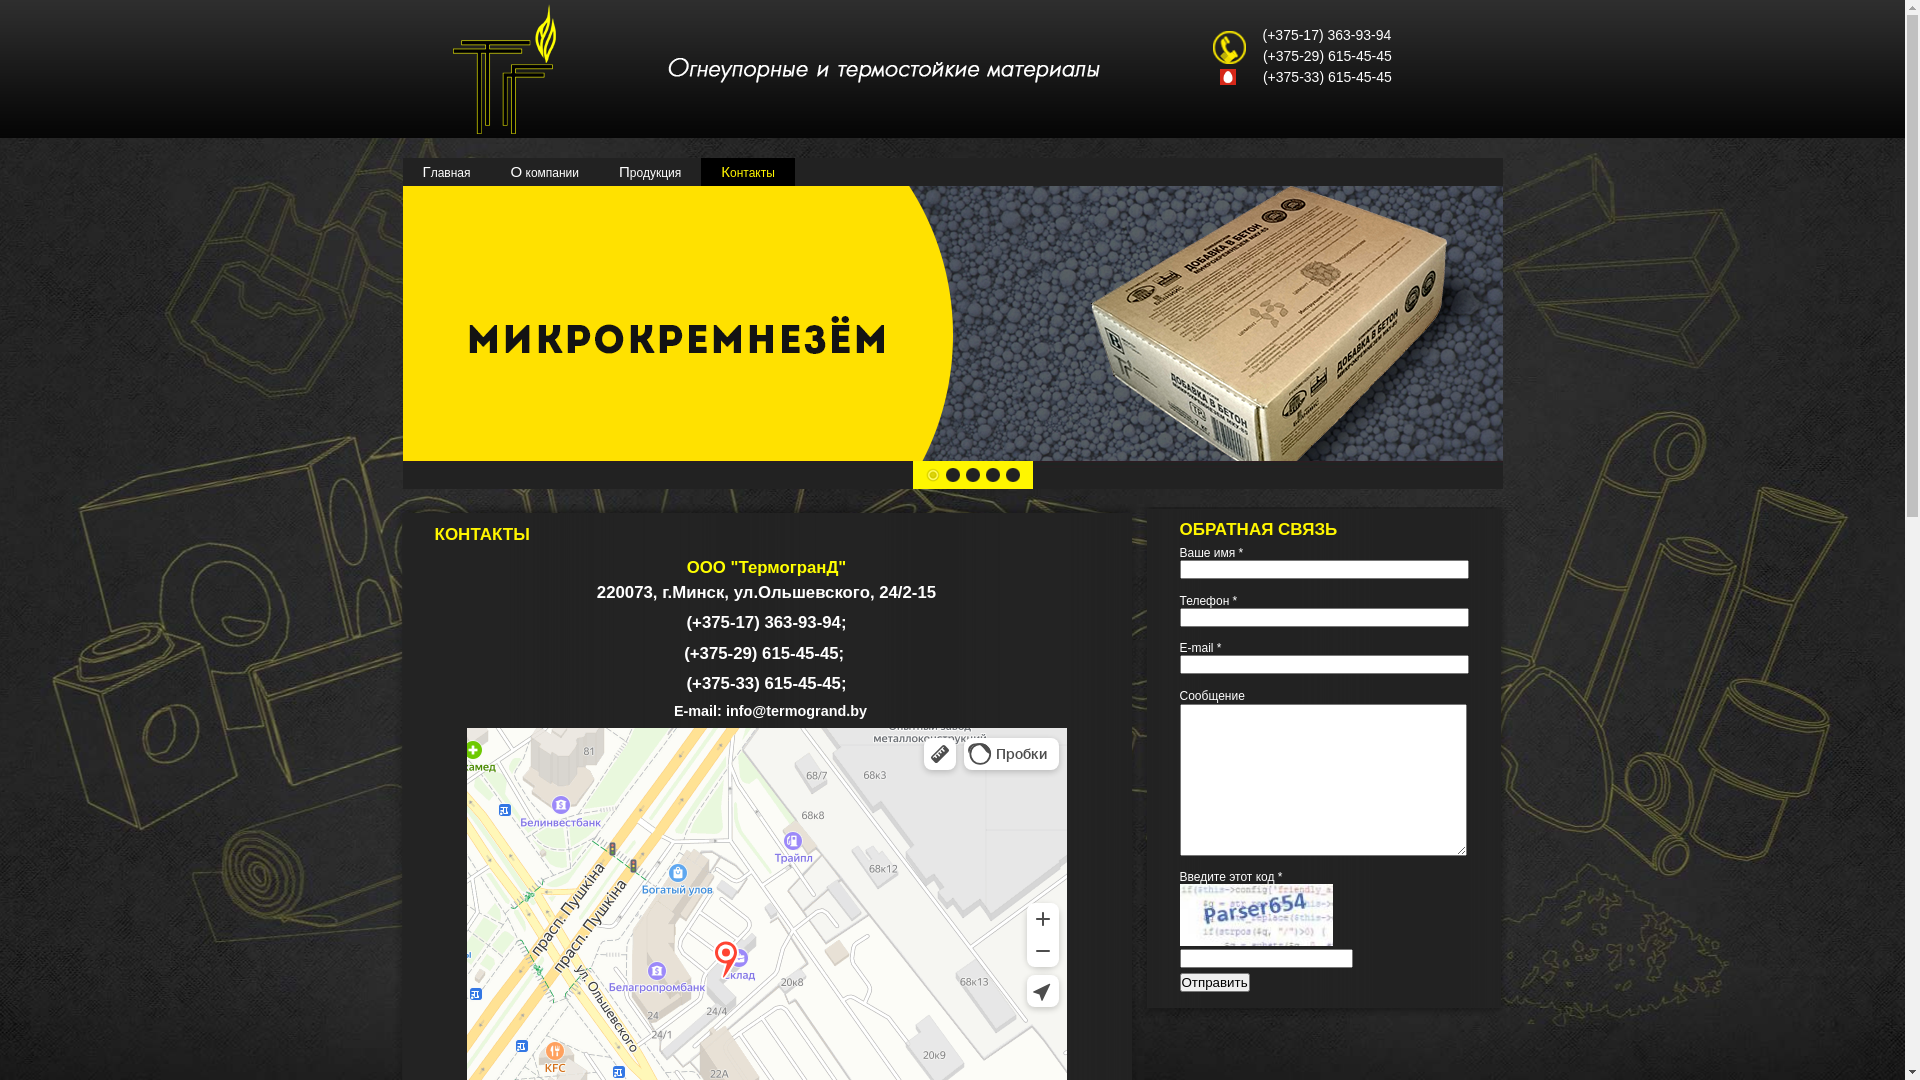 This screenshot has width=1920, height=1080. Describe the element at coordinates (950, 474) in the screenshot. I see `'2'` at that location.